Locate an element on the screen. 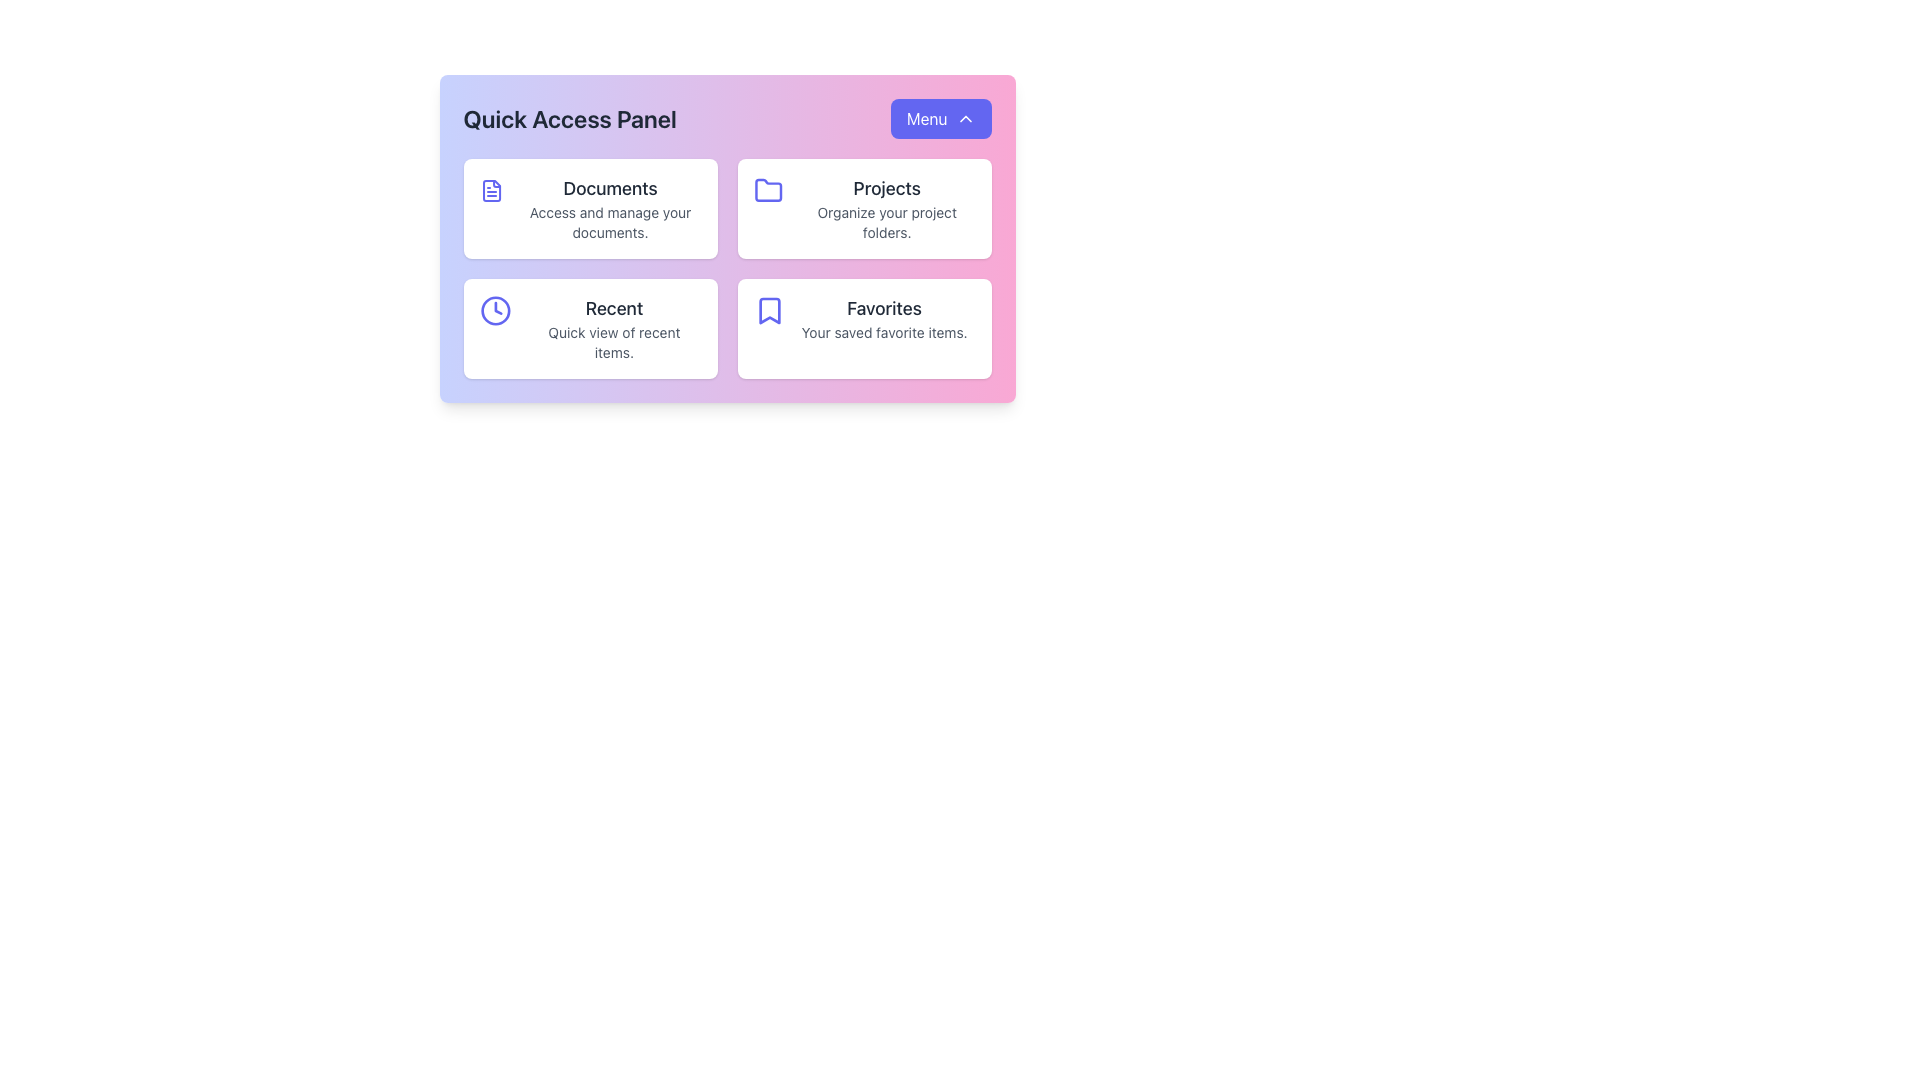  the indigo document icon with a paper-like appearance located at the top-left corner of the 'Documents' card in the grid is located at coordinates (491, 191).